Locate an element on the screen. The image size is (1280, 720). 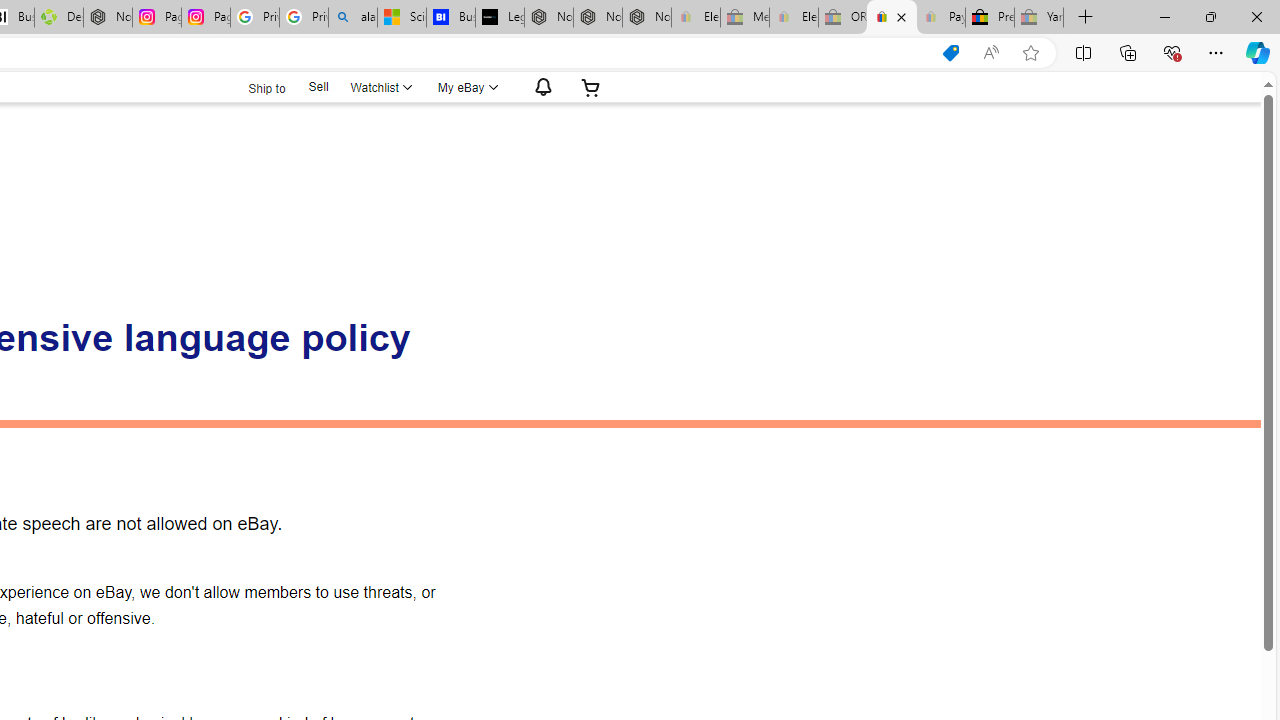
'New Tab' is located at coordinates (1085, 17).